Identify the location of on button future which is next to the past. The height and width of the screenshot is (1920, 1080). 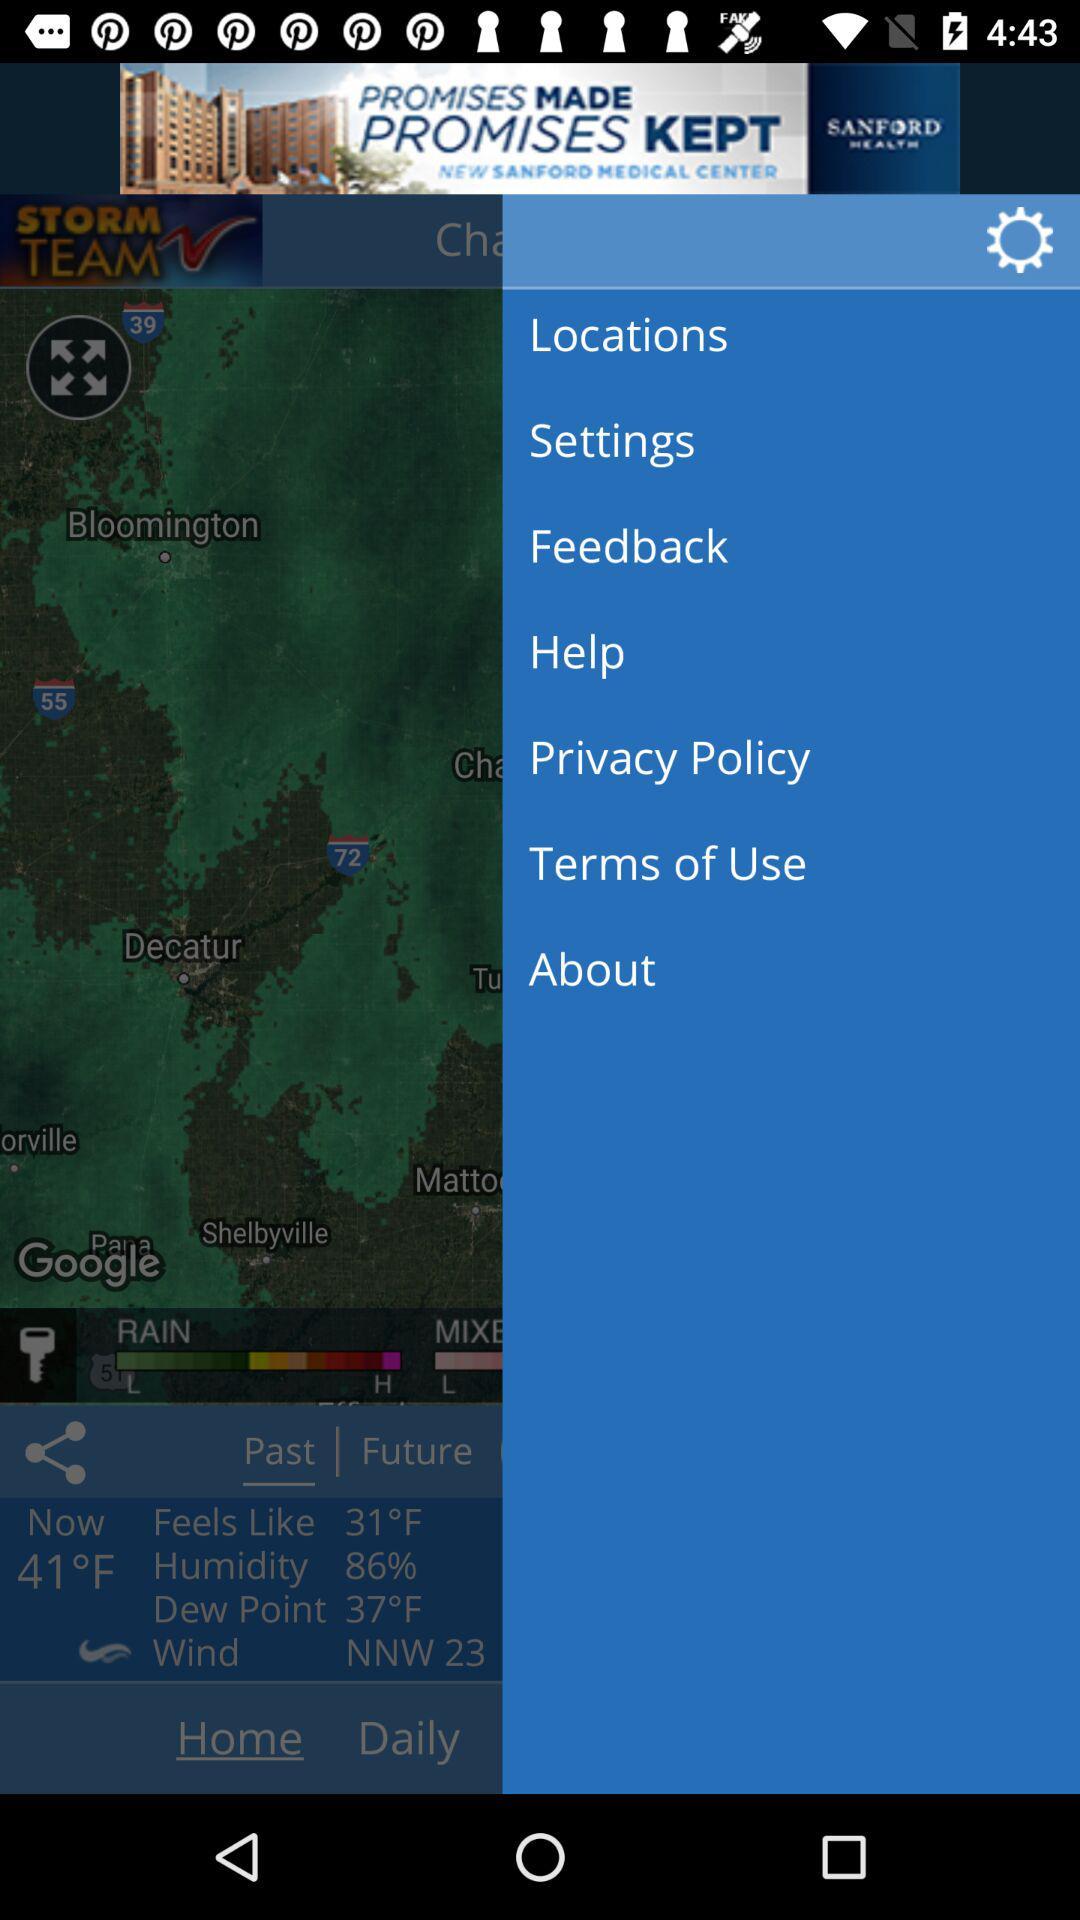
(415, 1451).